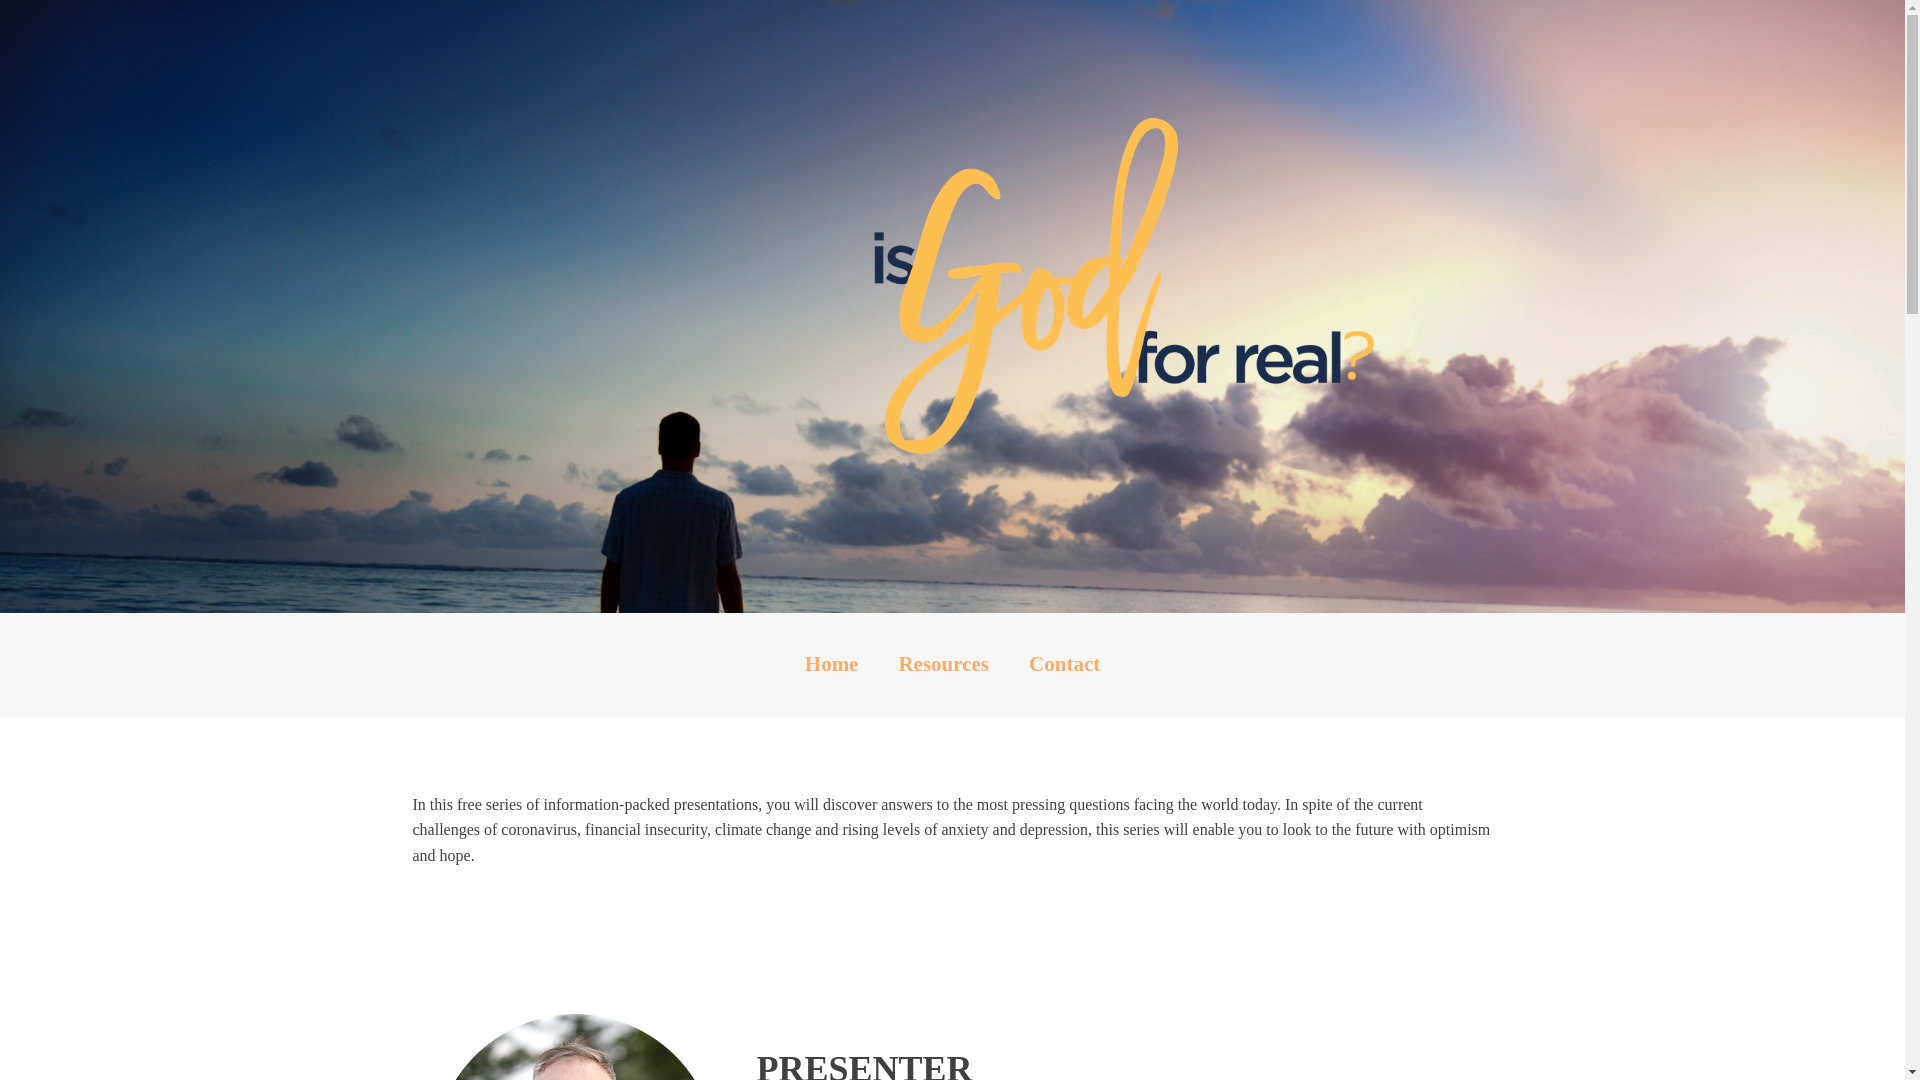 The height and width of the screenshot is (1080, 1920). I want to click on 'Resources', so click(942, 664).